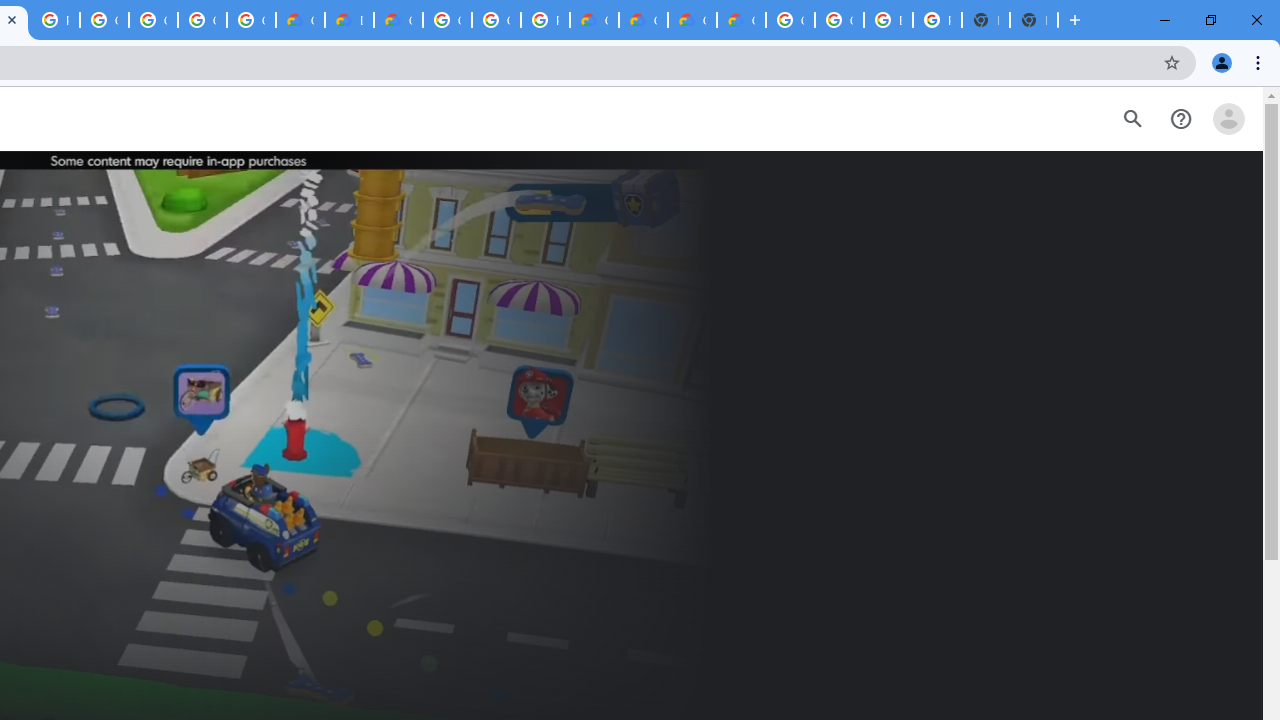 This screenshot has width=1280, height=720. What do you see at coordinates (446, 20) in the screenshot?
I see `'Google Cloud Platform'` at bounding box center [446, 20].